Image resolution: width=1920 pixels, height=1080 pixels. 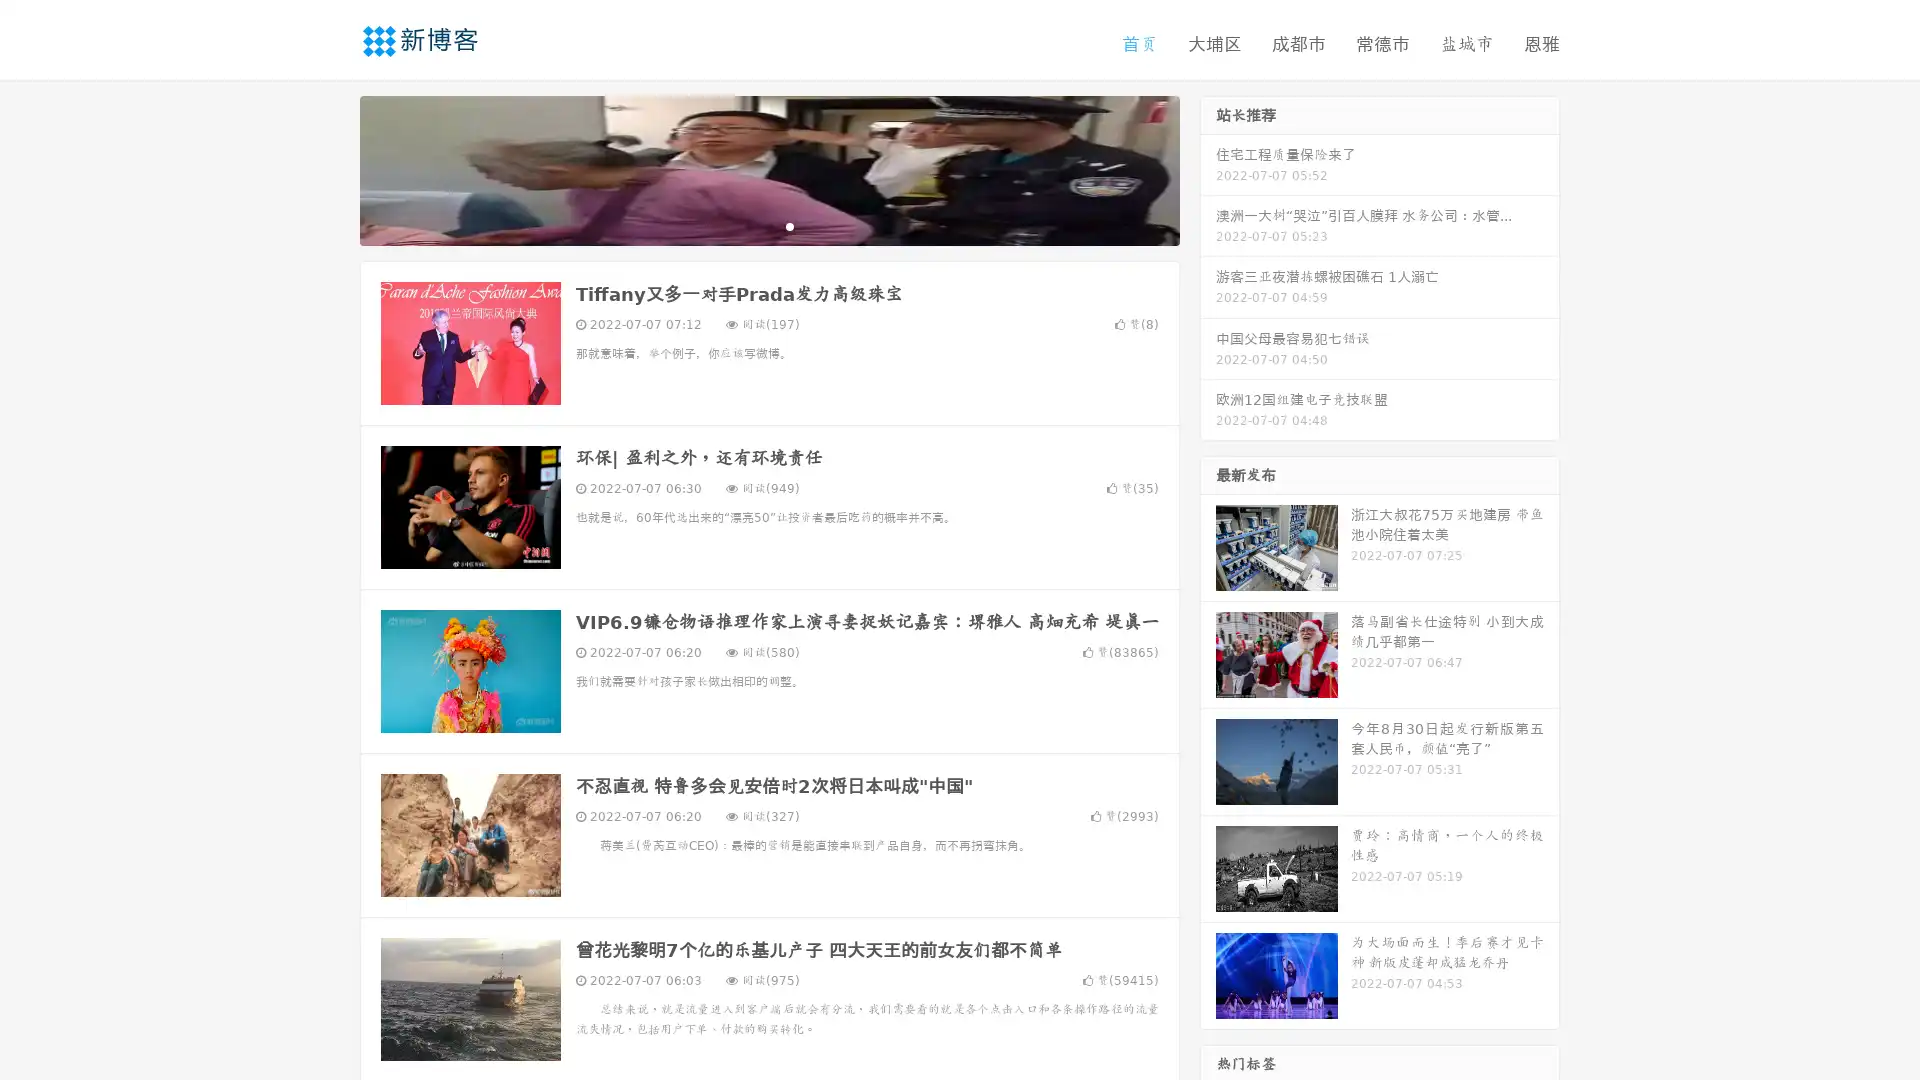 What do you see at coordinates (1208, 168) in the screenshot?
I see `Next slide` at bounding box center [1208, 168].